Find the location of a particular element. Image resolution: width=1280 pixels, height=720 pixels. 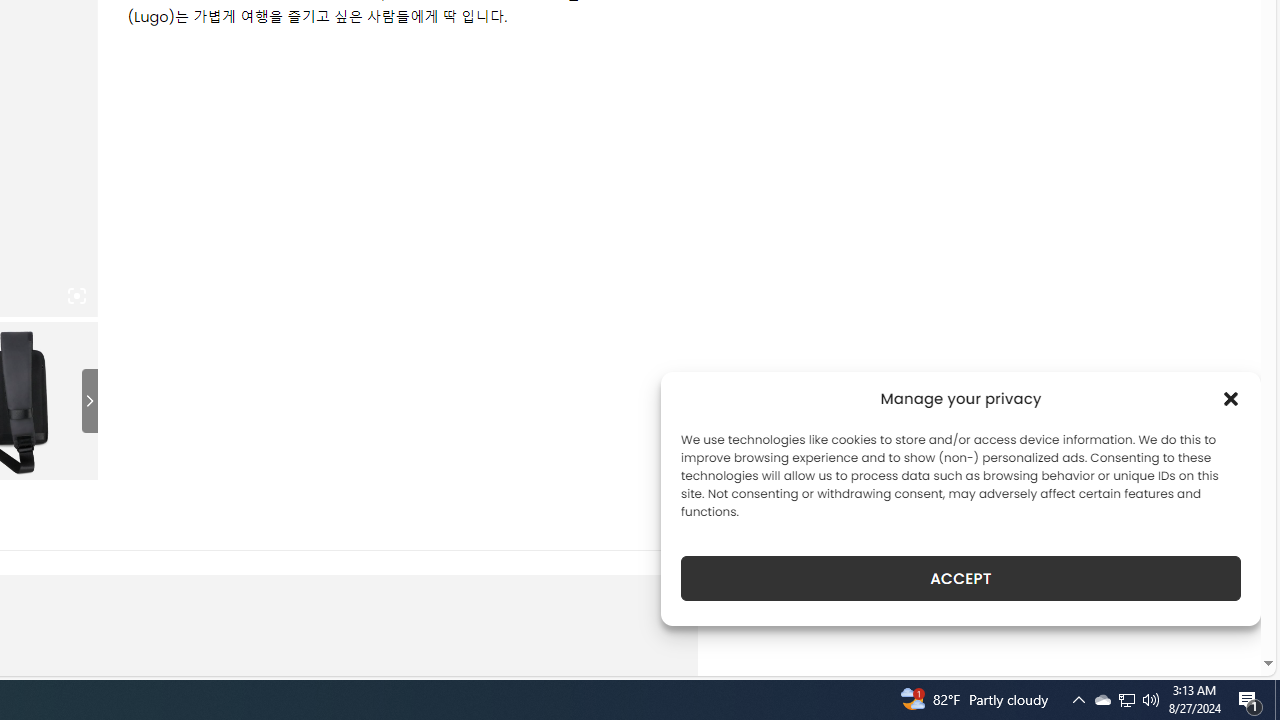

'ACCEPT' is located at coordinates (961, 578).